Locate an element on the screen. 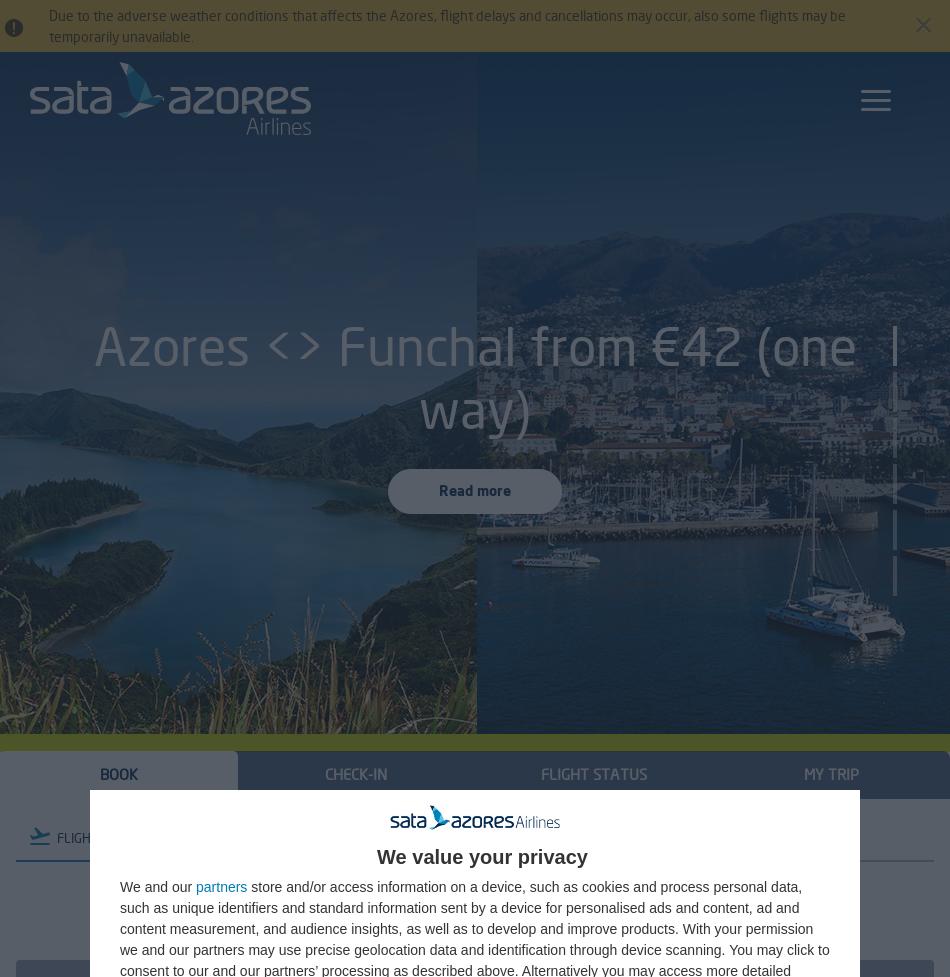 The width and height of the screenshot is (950, 977). 'PARKING' is located at coordinates (460, 836).